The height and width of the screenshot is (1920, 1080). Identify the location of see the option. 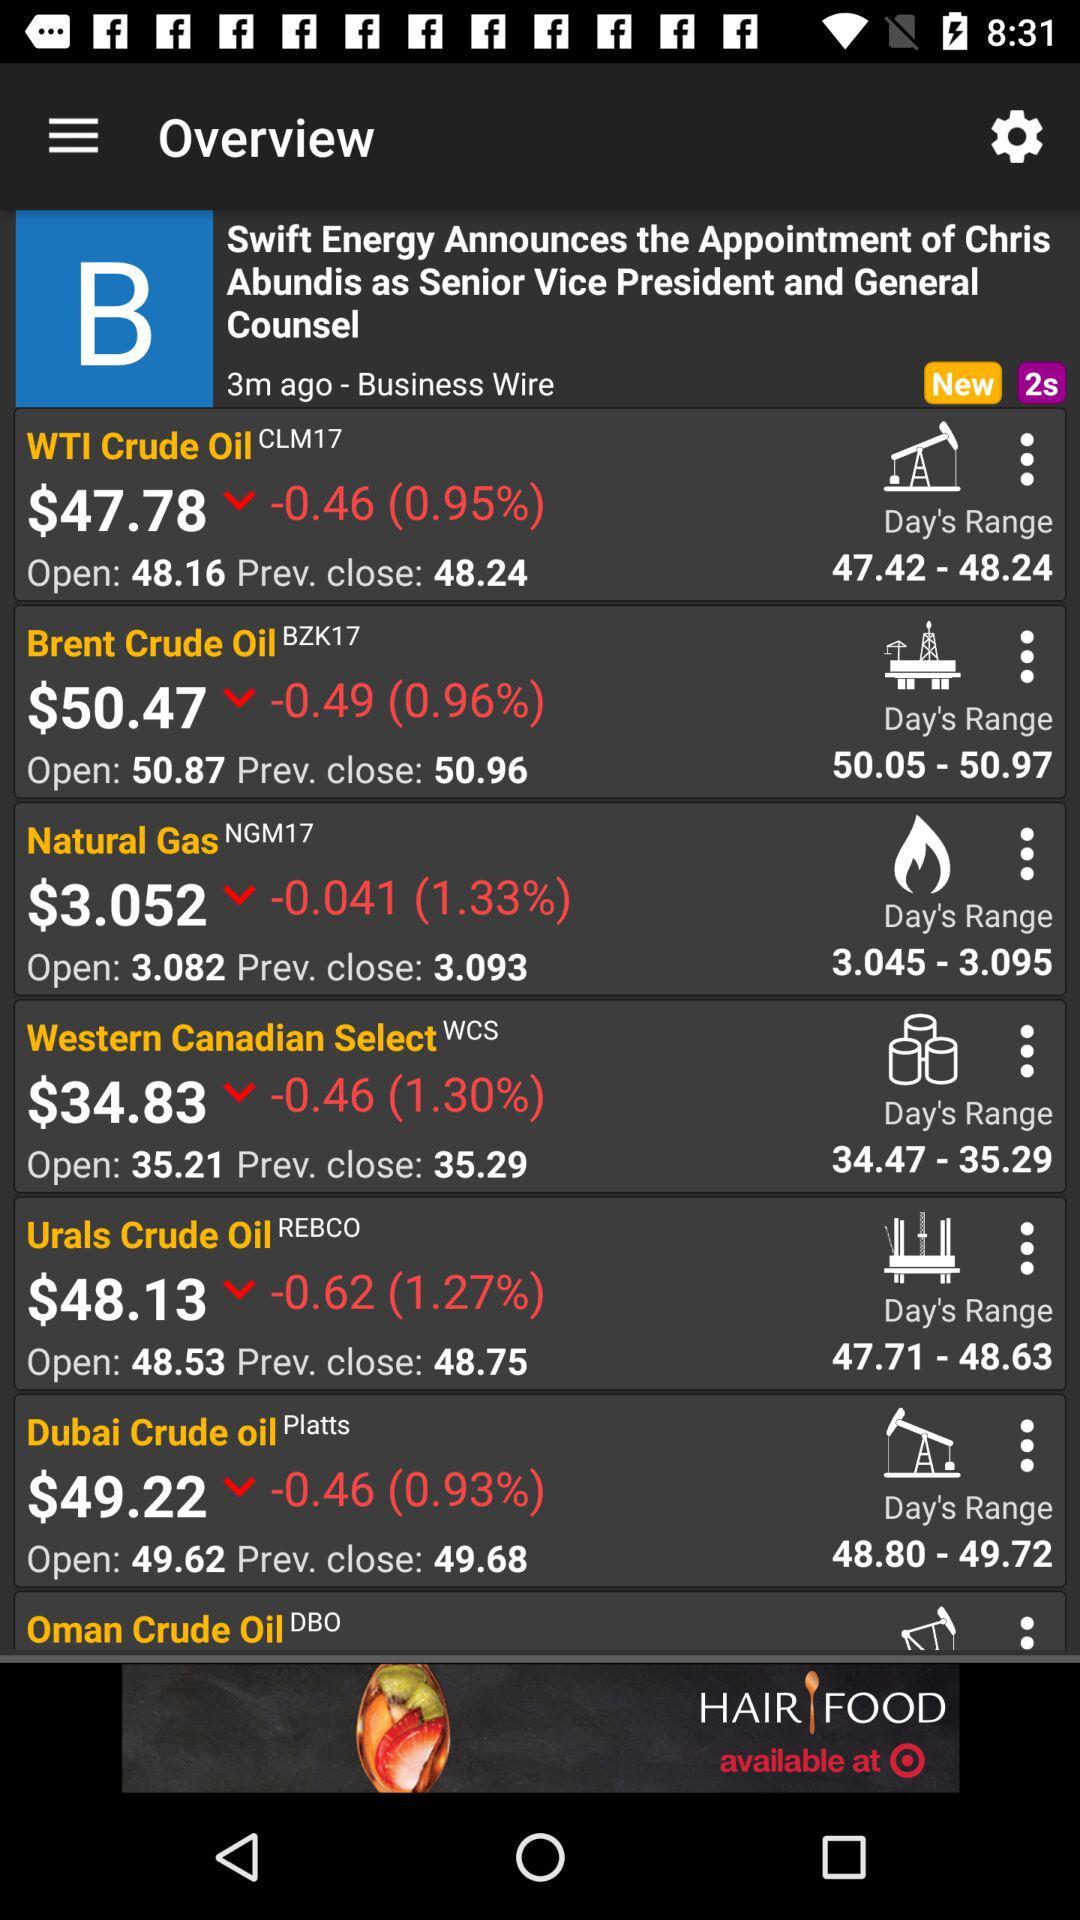
(1027, 853).